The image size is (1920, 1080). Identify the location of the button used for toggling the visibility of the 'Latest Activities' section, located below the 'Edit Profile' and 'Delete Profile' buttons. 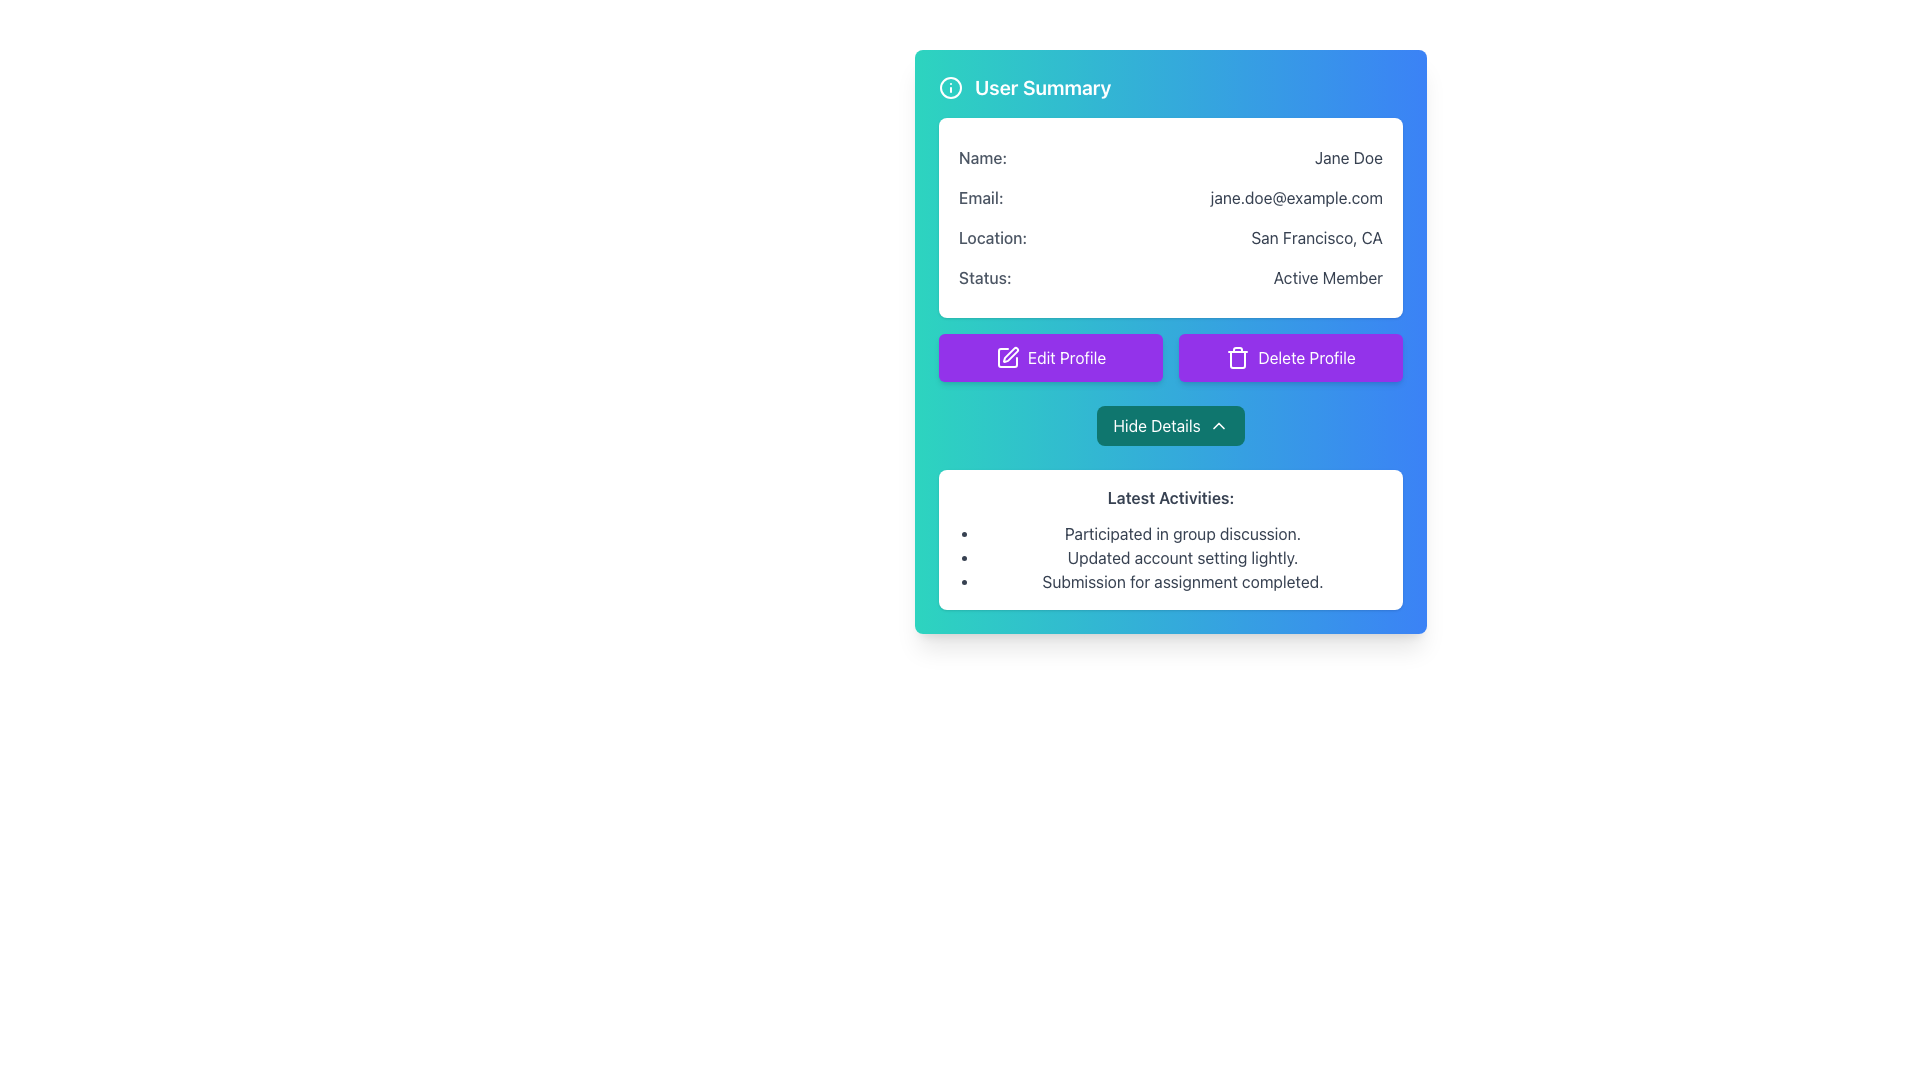
(1171, 424).